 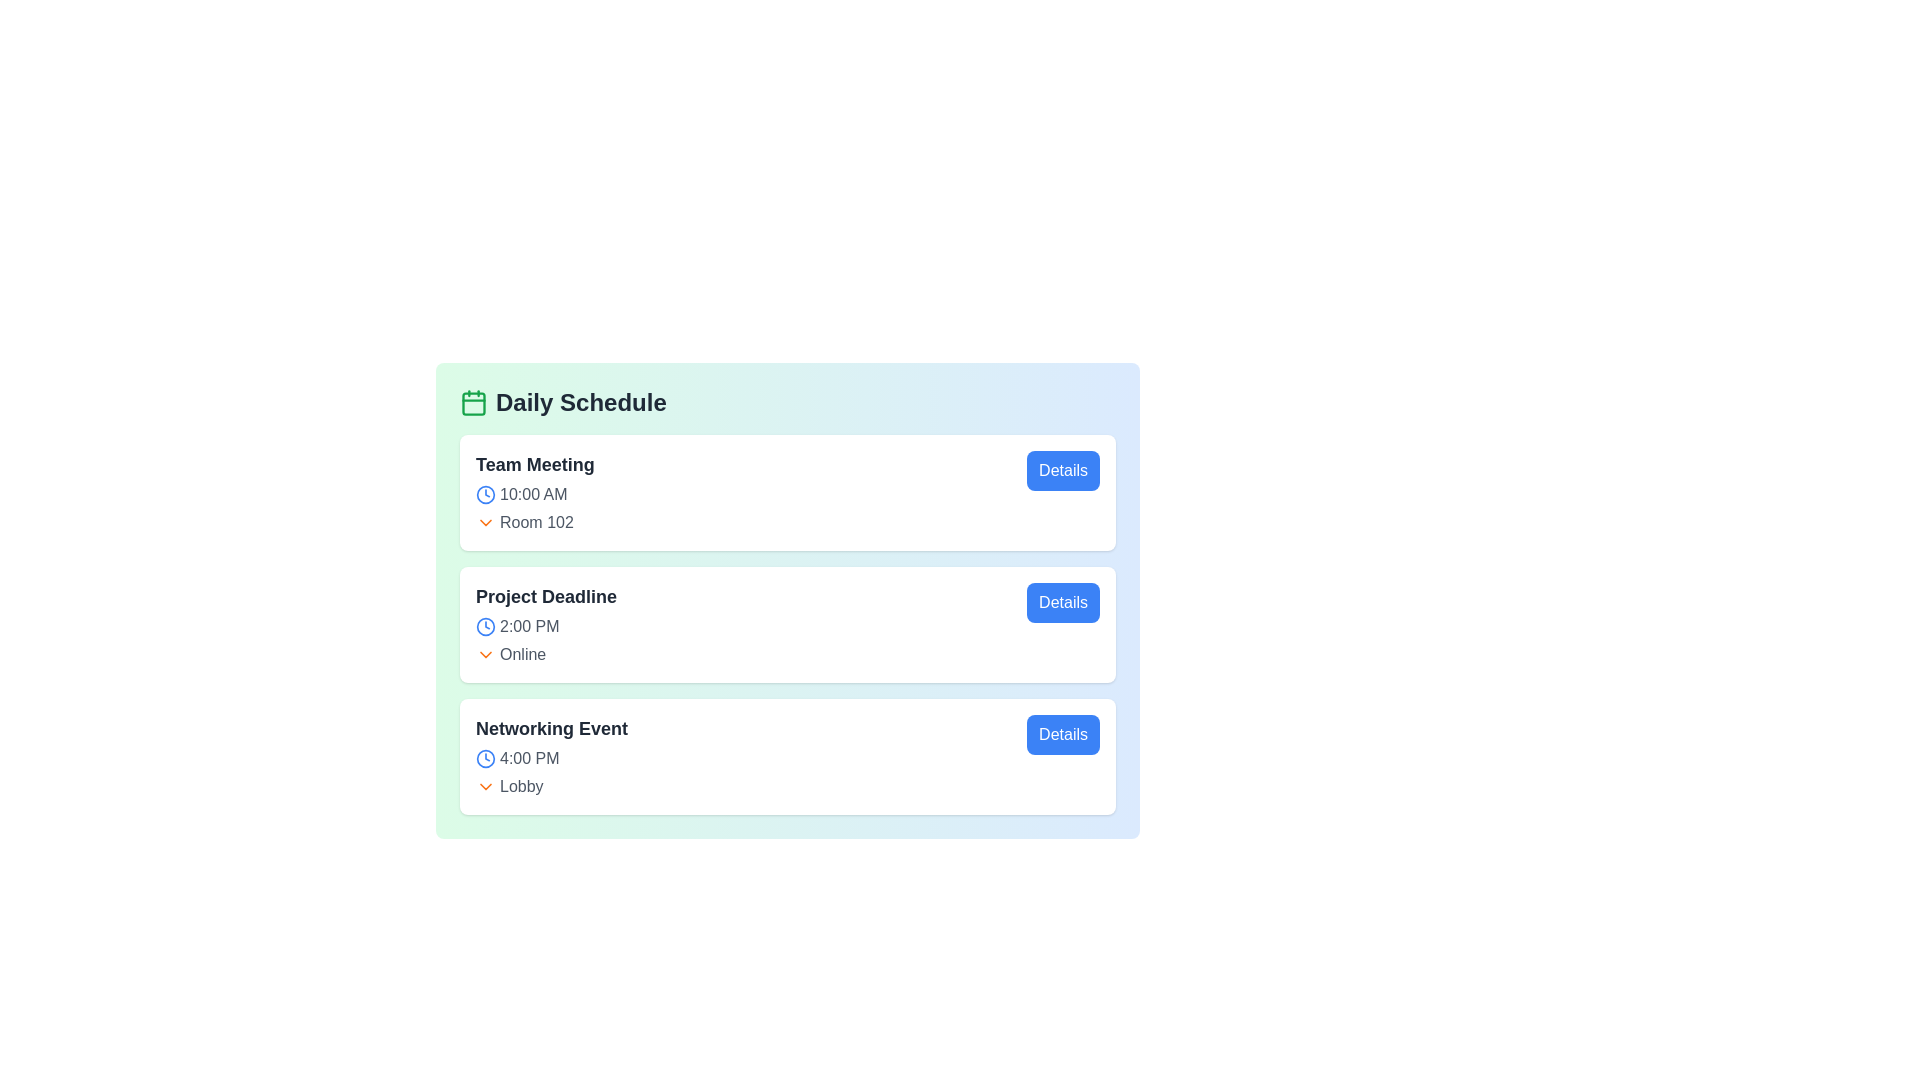 I want to click on the small rectangular decorative graphical element resembling a calendar icon located near the top-left corner of the interface, so click(x=473, y=404).